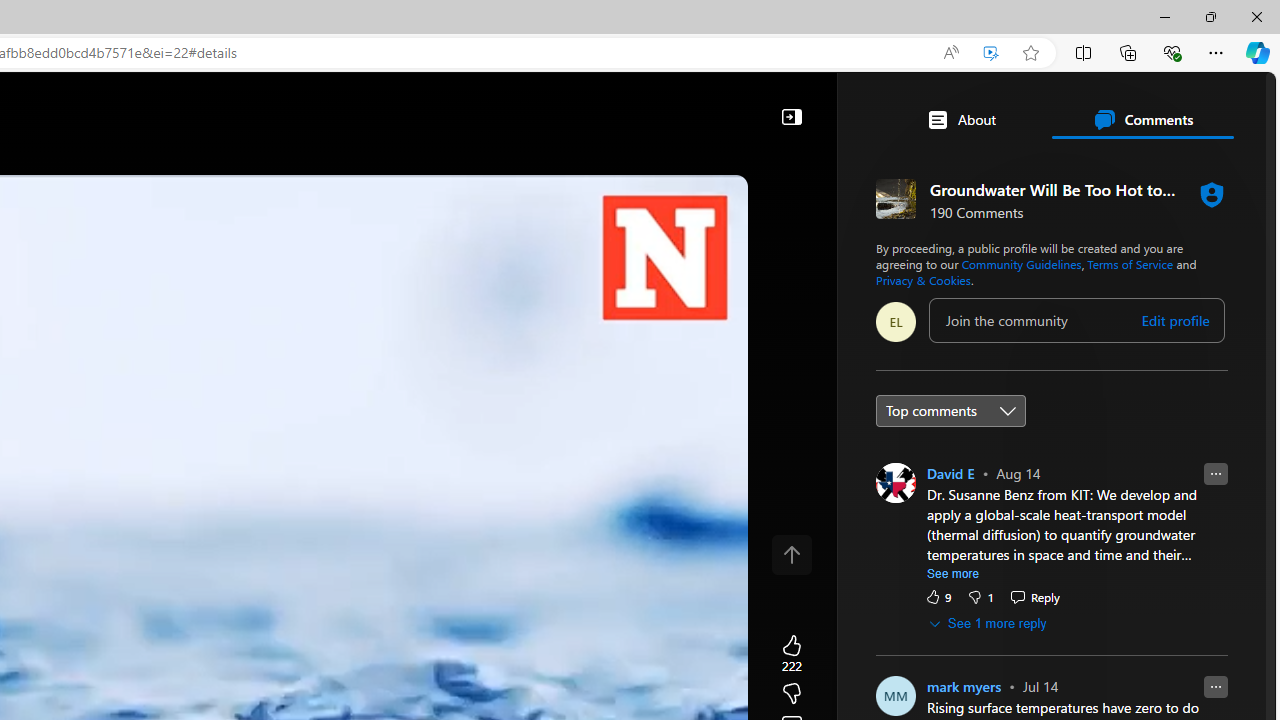  I want to click on 'Terms of Service', so click(1130, 263).